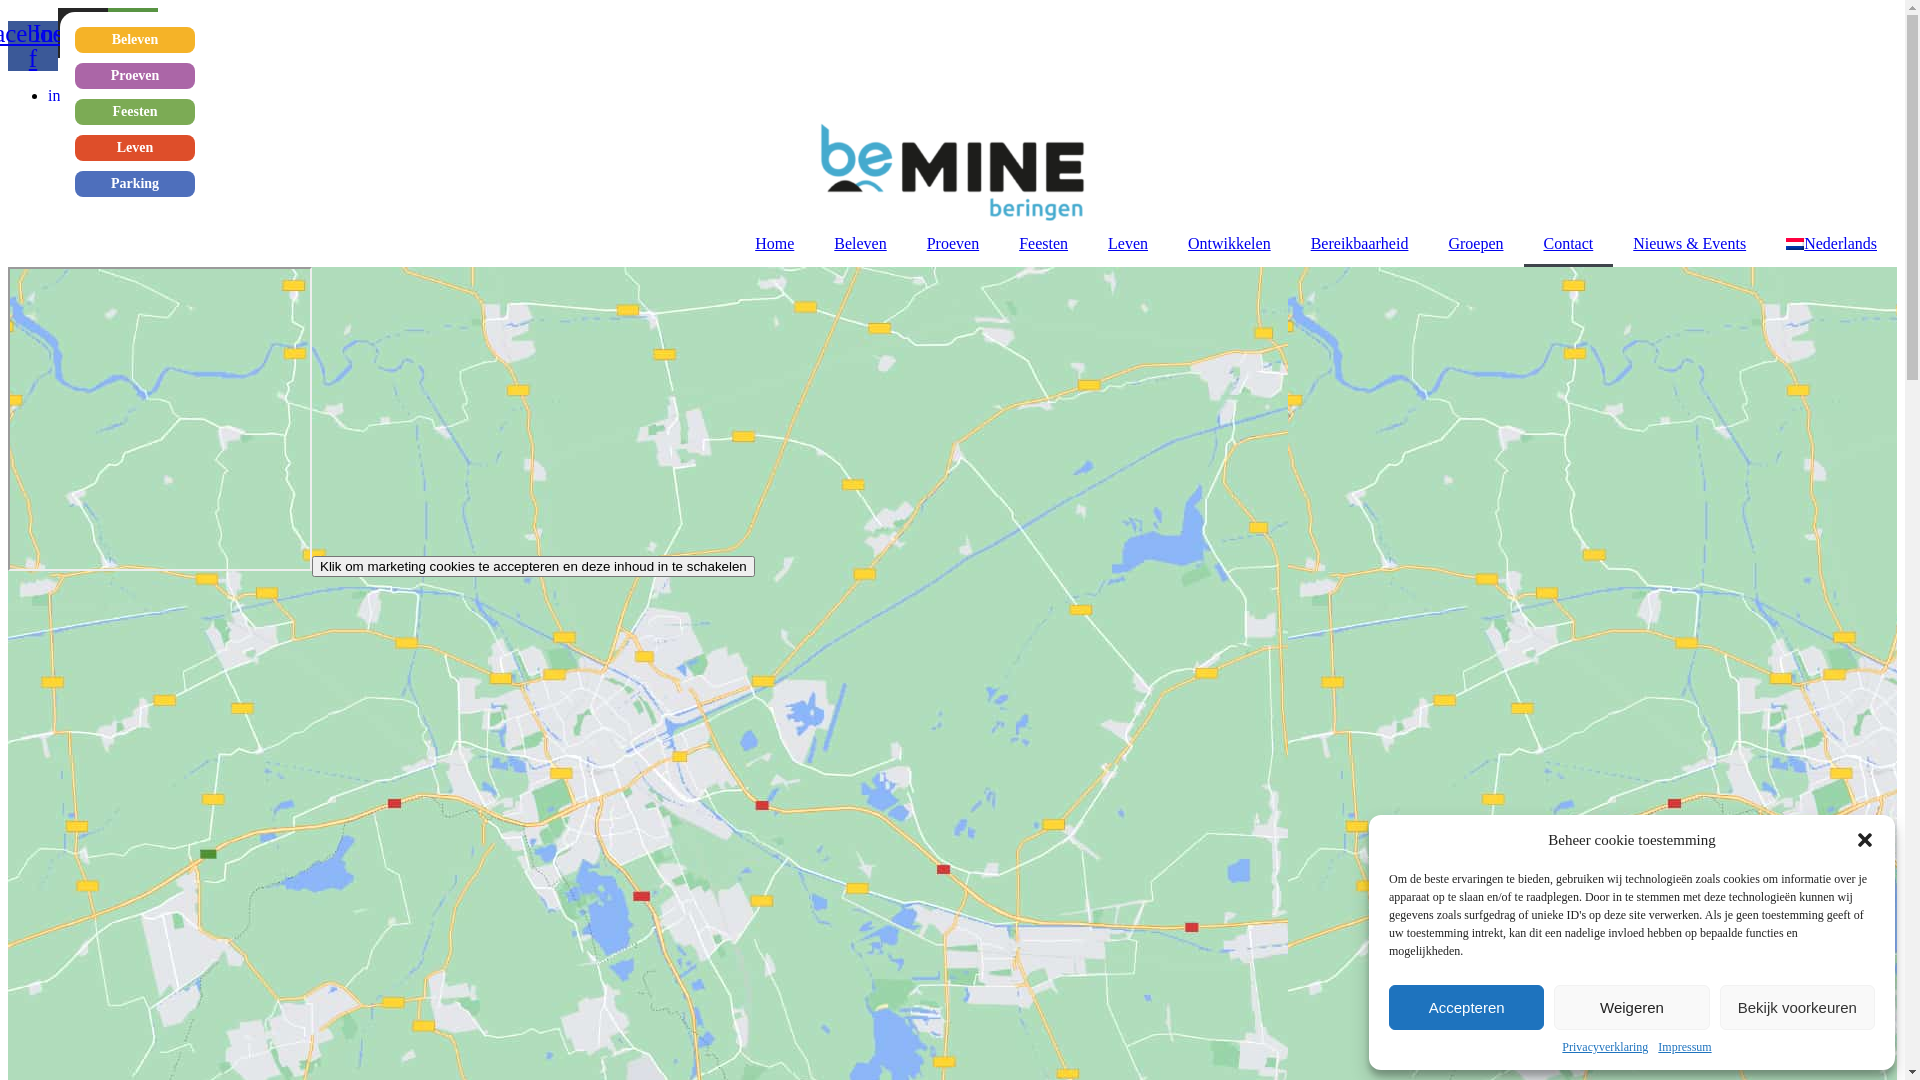 Image resolution: width=1920 pixels, height=1080 pixels. What do you see at coordinates (1167, 242) in the screenshot?
I see `'Ontwikkelen'` at bounding box center [1167, 242].